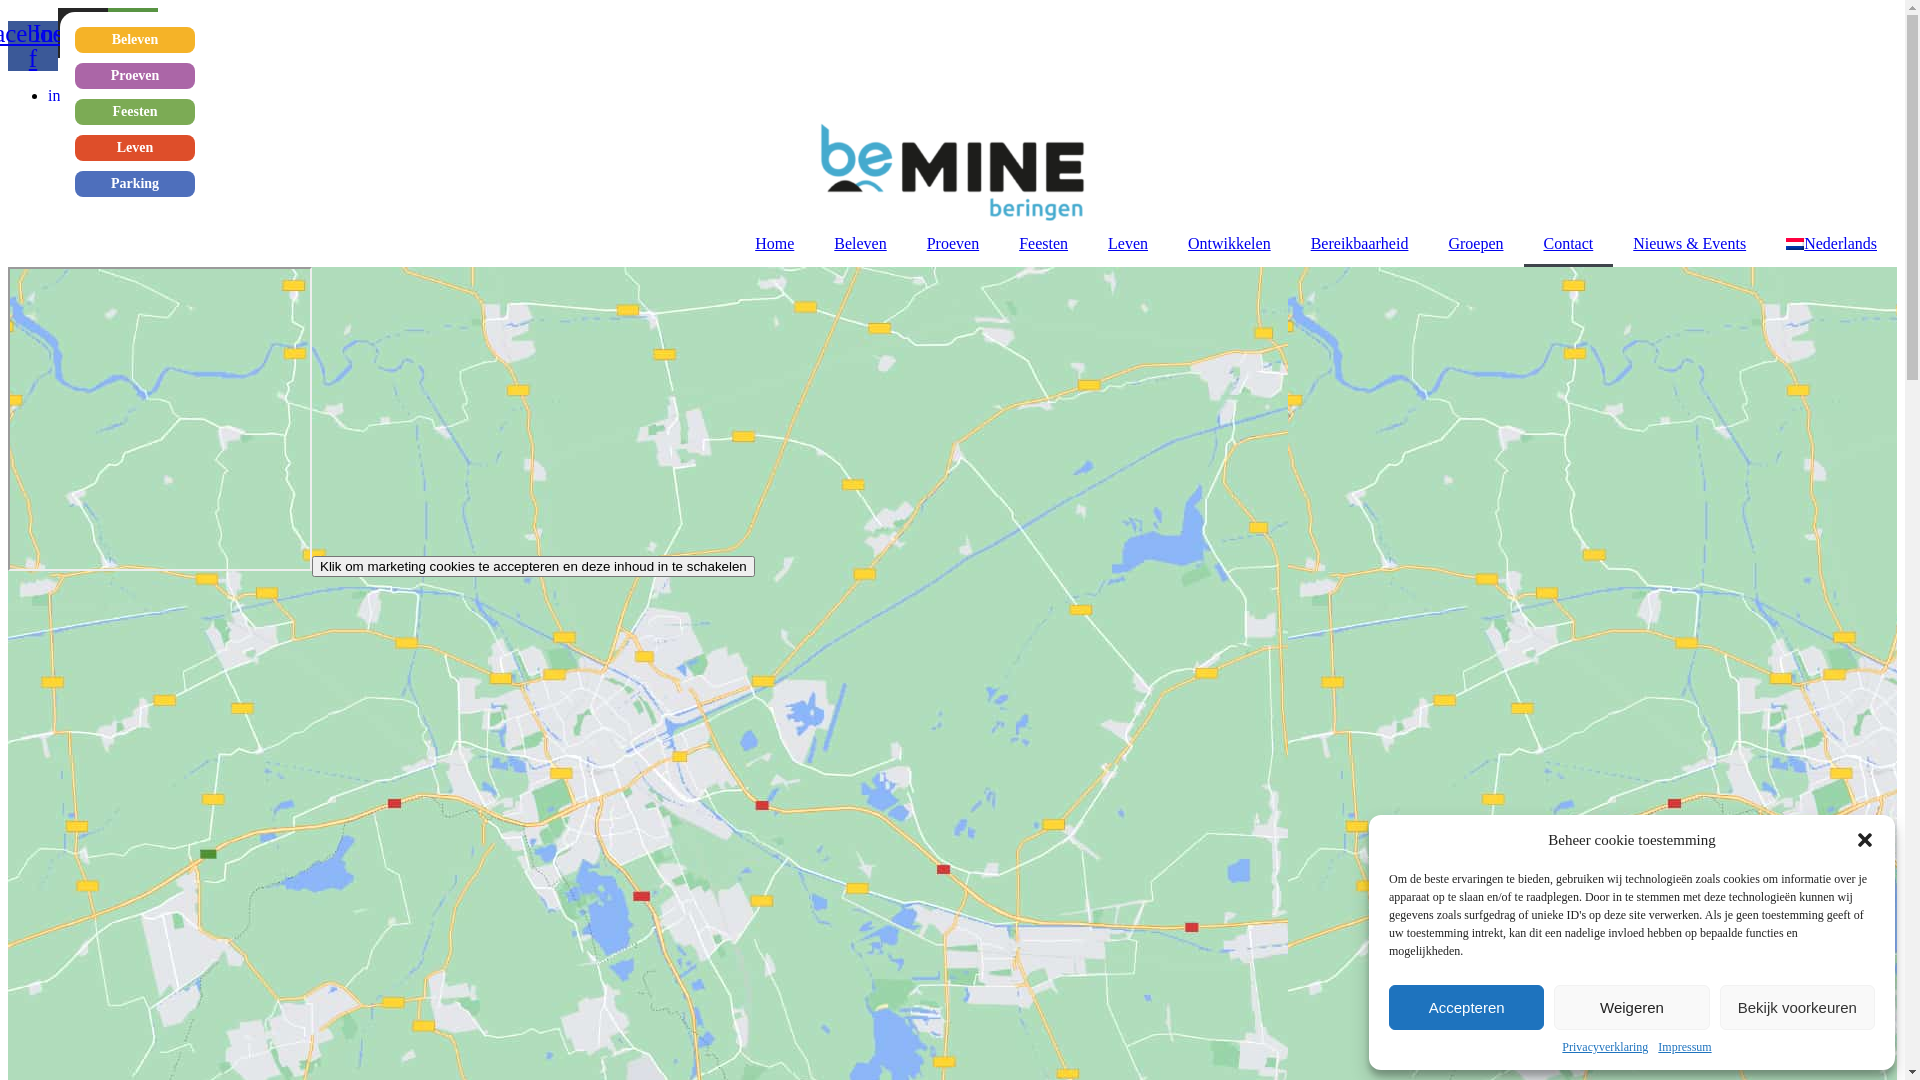 Image resolution: width=1920 pixels, height=1080 pixels. What do you see at coordinates (1167, 242) in the screenshot?
I see `'Ontwikkelen'` at bounding box center [1167, 242].